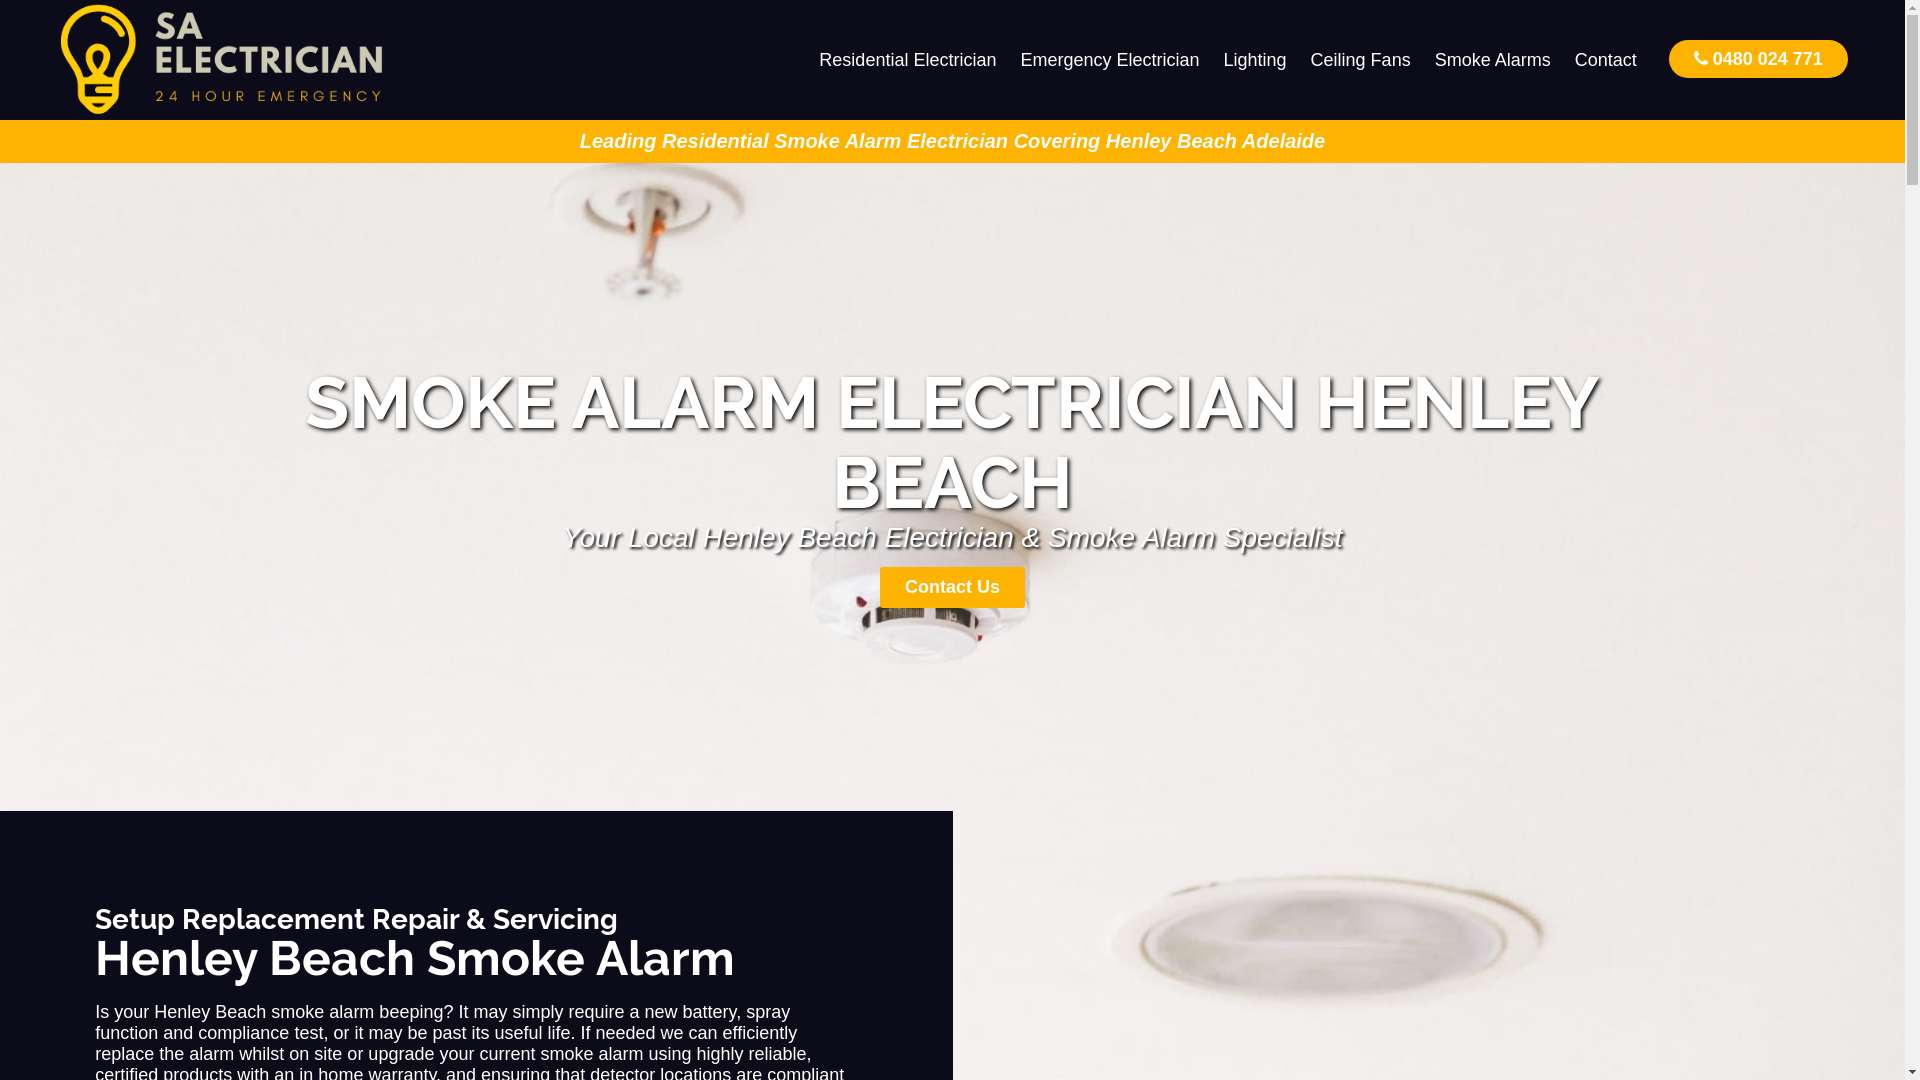 Image resolution: width=1920 pixels, height=1080 pixels. Describe the element at coordinates (951, 586) in the screenshot. I see `'Contact Us'` at that location.